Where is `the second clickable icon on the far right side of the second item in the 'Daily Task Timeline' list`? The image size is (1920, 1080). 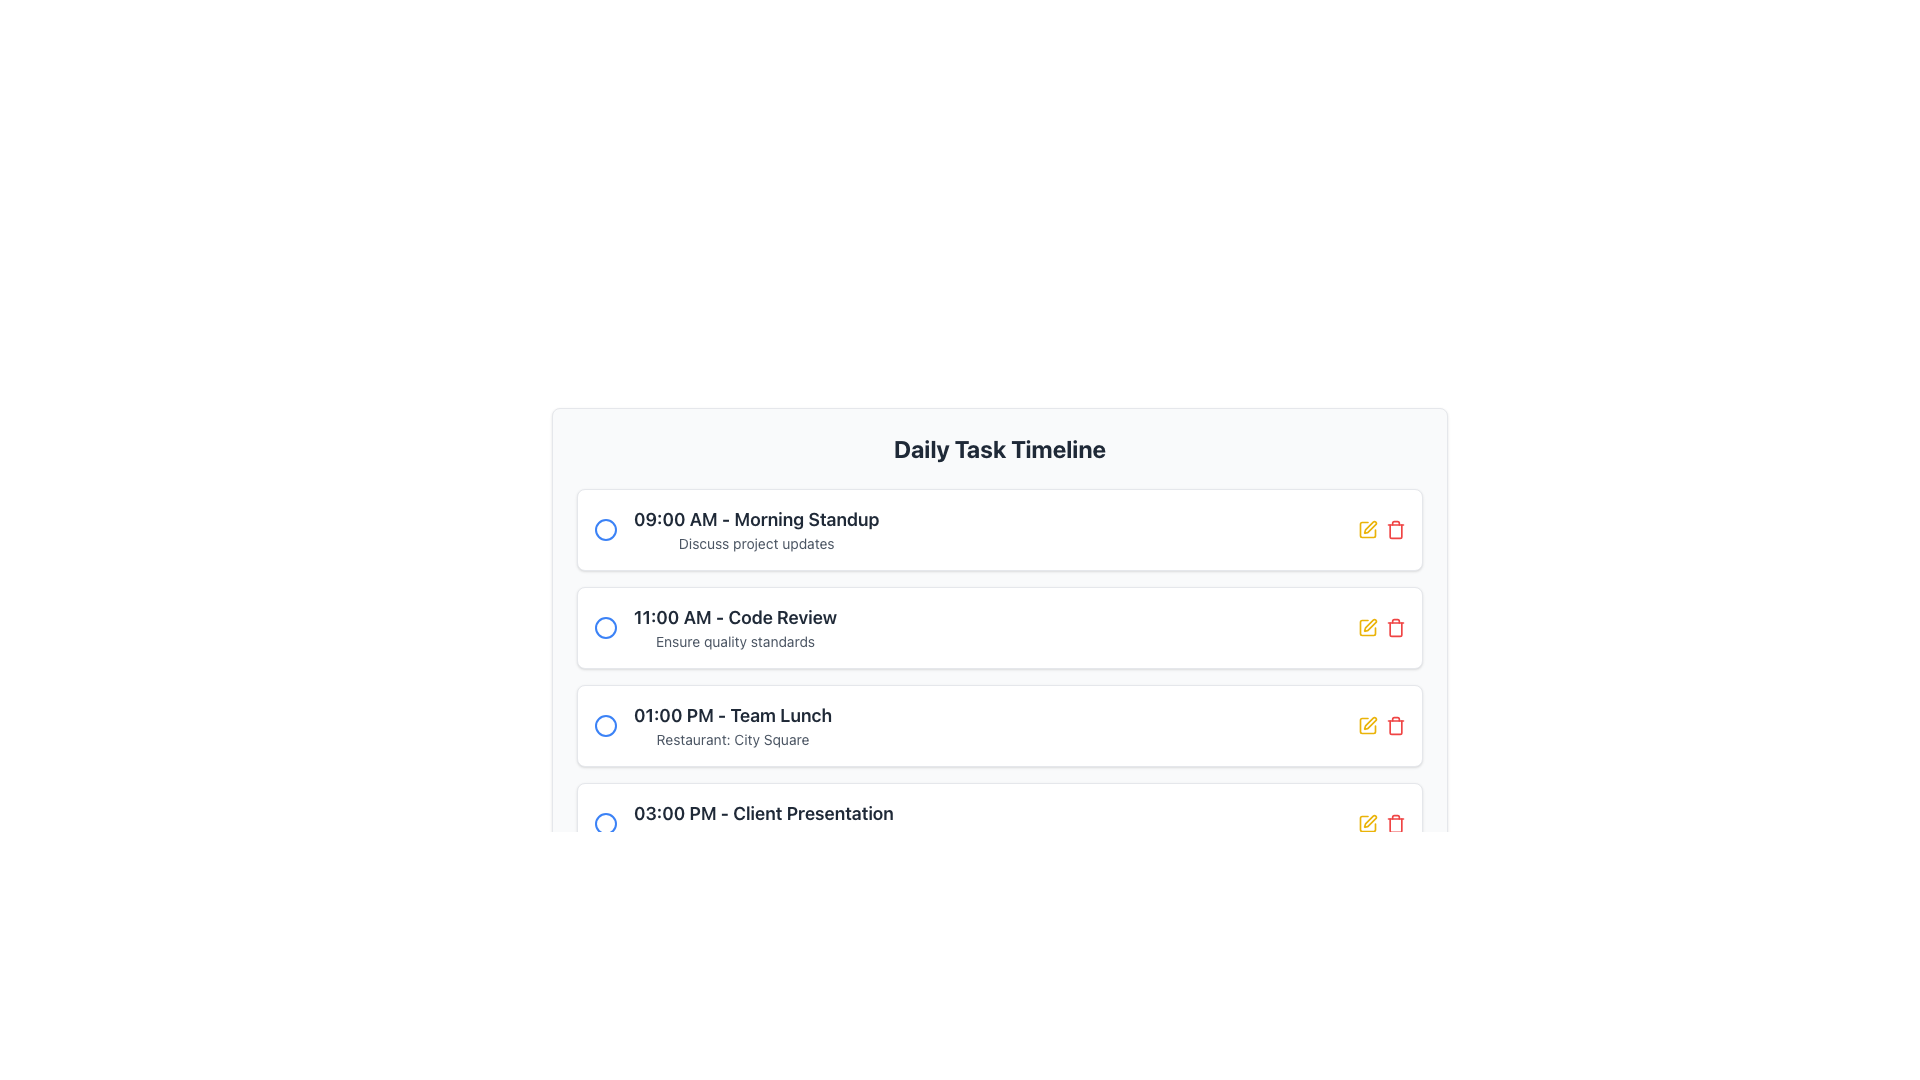
the second clickable icon on the far right side of the second item in the 'Daily Task Timeline' list is located at coordinates (1395, 528).